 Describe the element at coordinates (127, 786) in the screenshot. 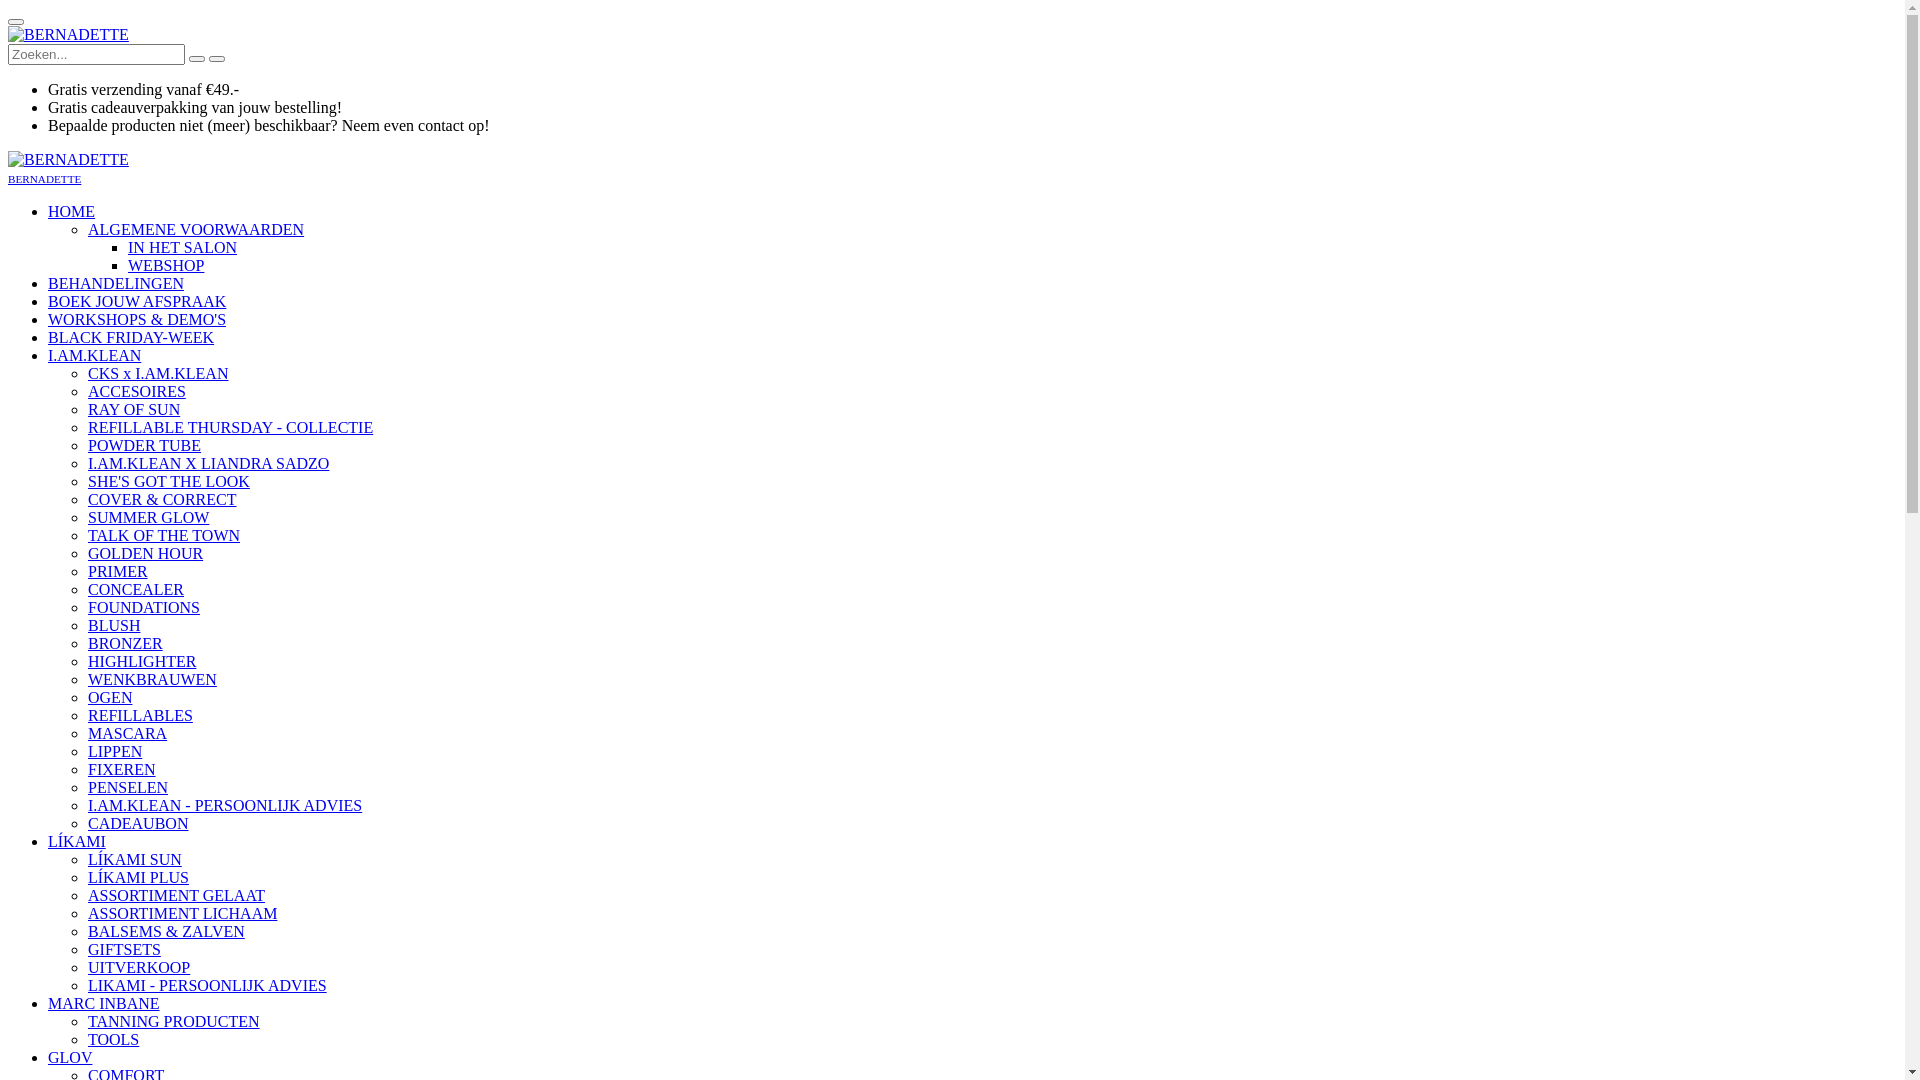

I see `'PENSELEN'` at that location.